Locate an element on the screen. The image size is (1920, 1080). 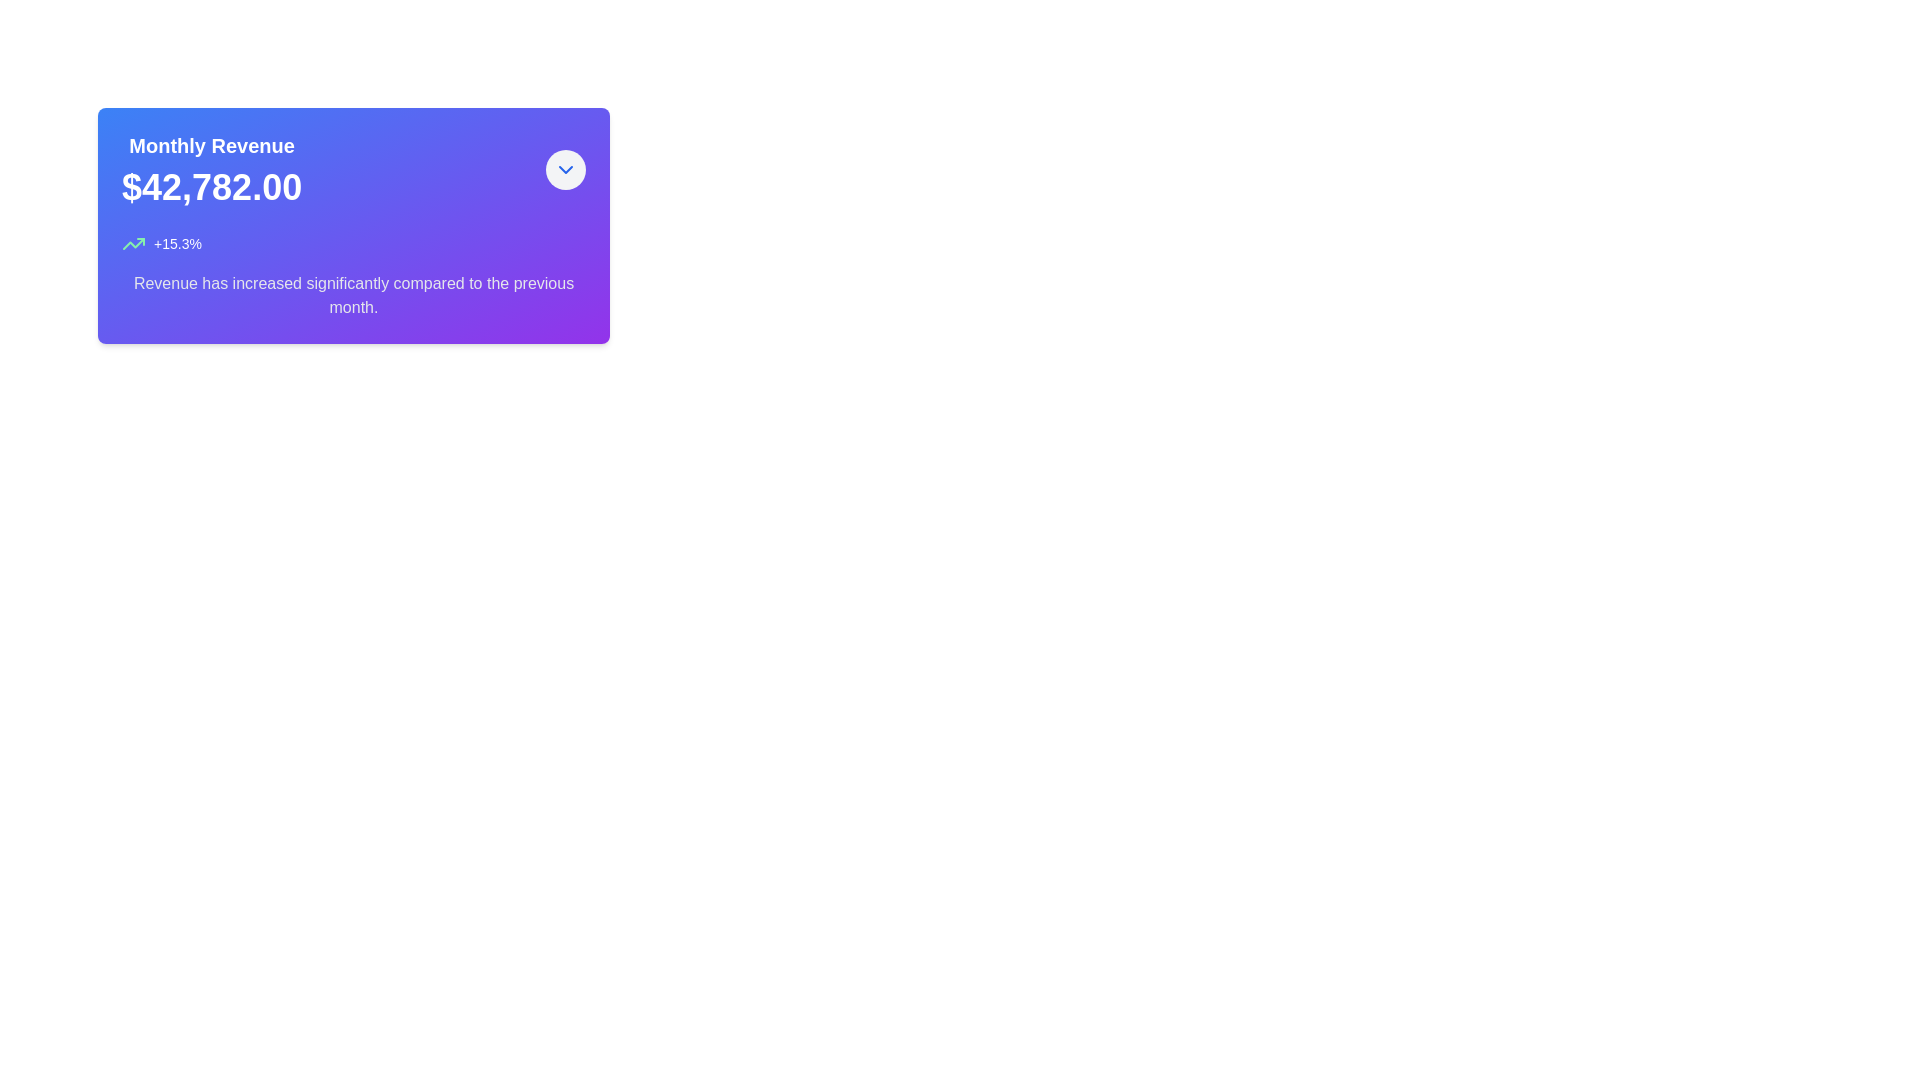
the small green upward-trending line chart icon located to the left of the '+15.3%' percentage change label within the monthly revenue card is located at coordinates (133, 242).